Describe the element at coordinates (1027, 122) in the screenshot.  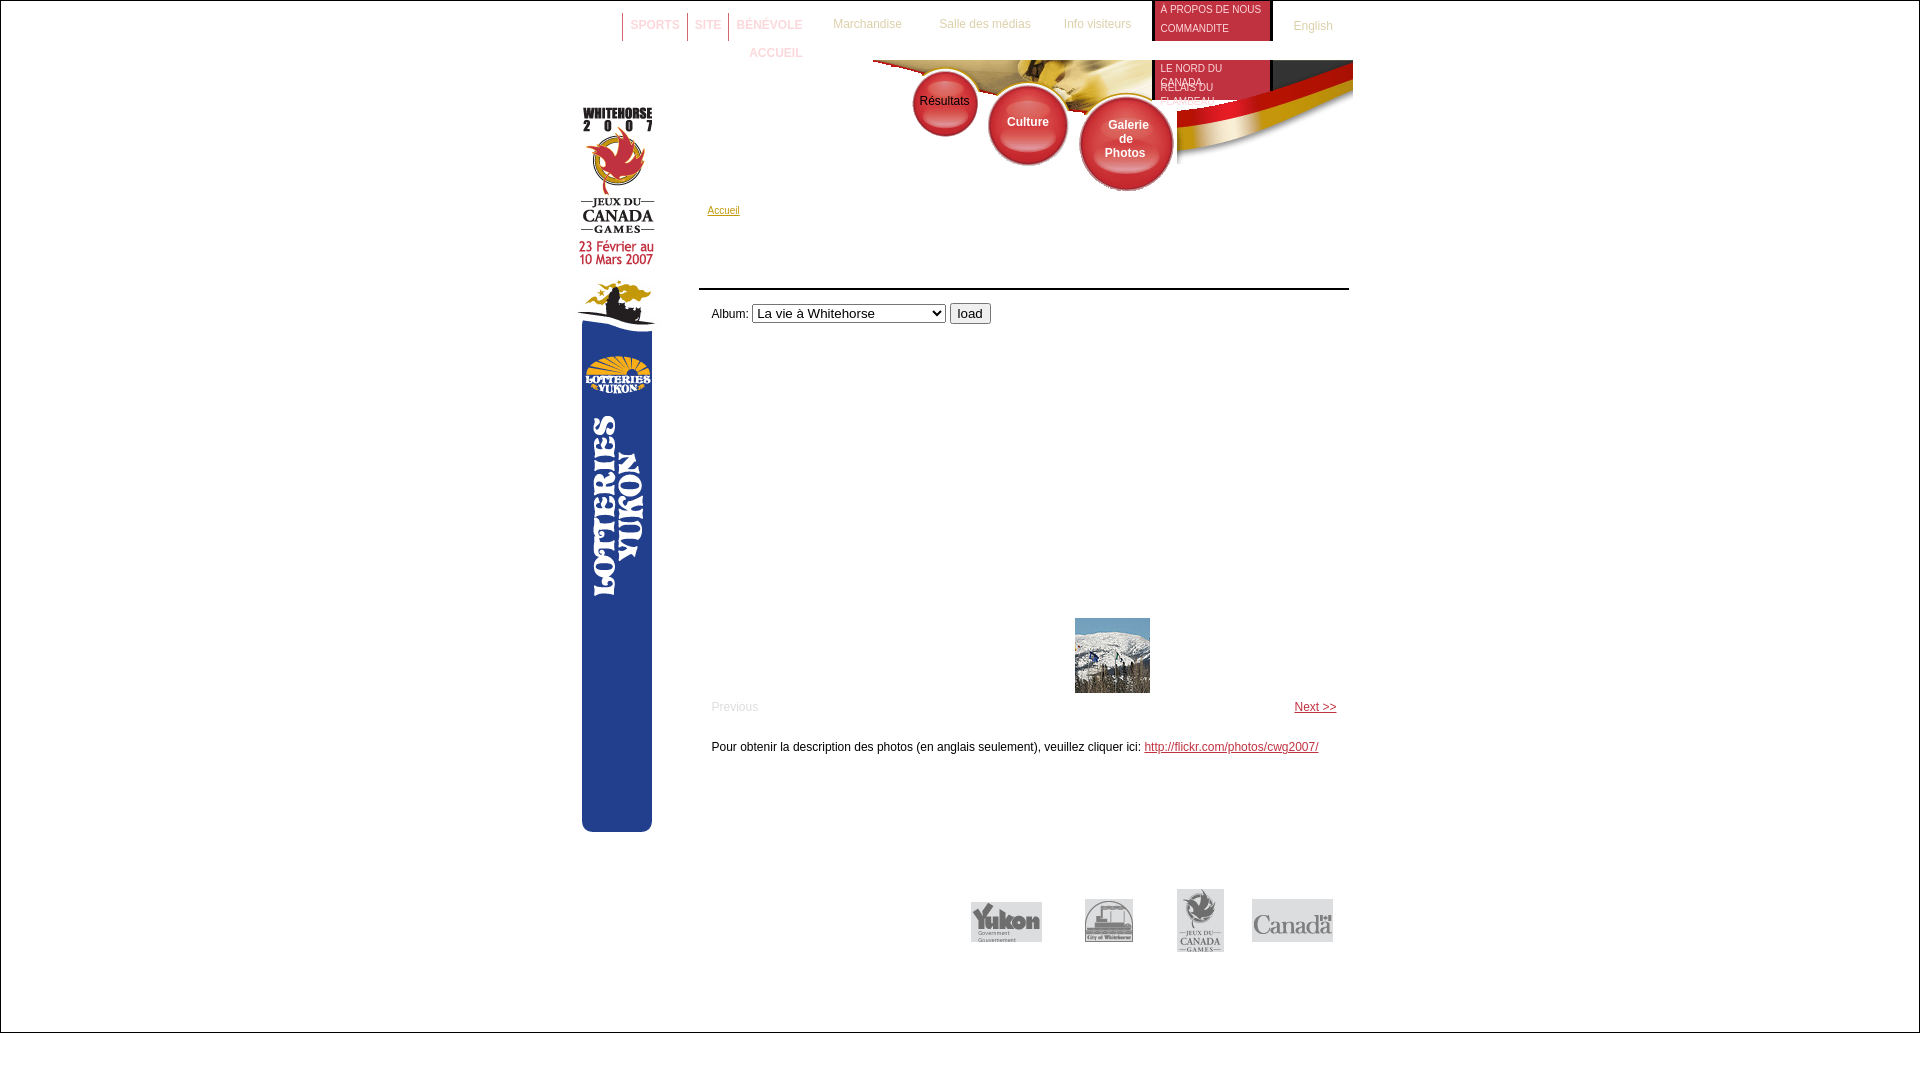
I see `'Culture'` at that location.